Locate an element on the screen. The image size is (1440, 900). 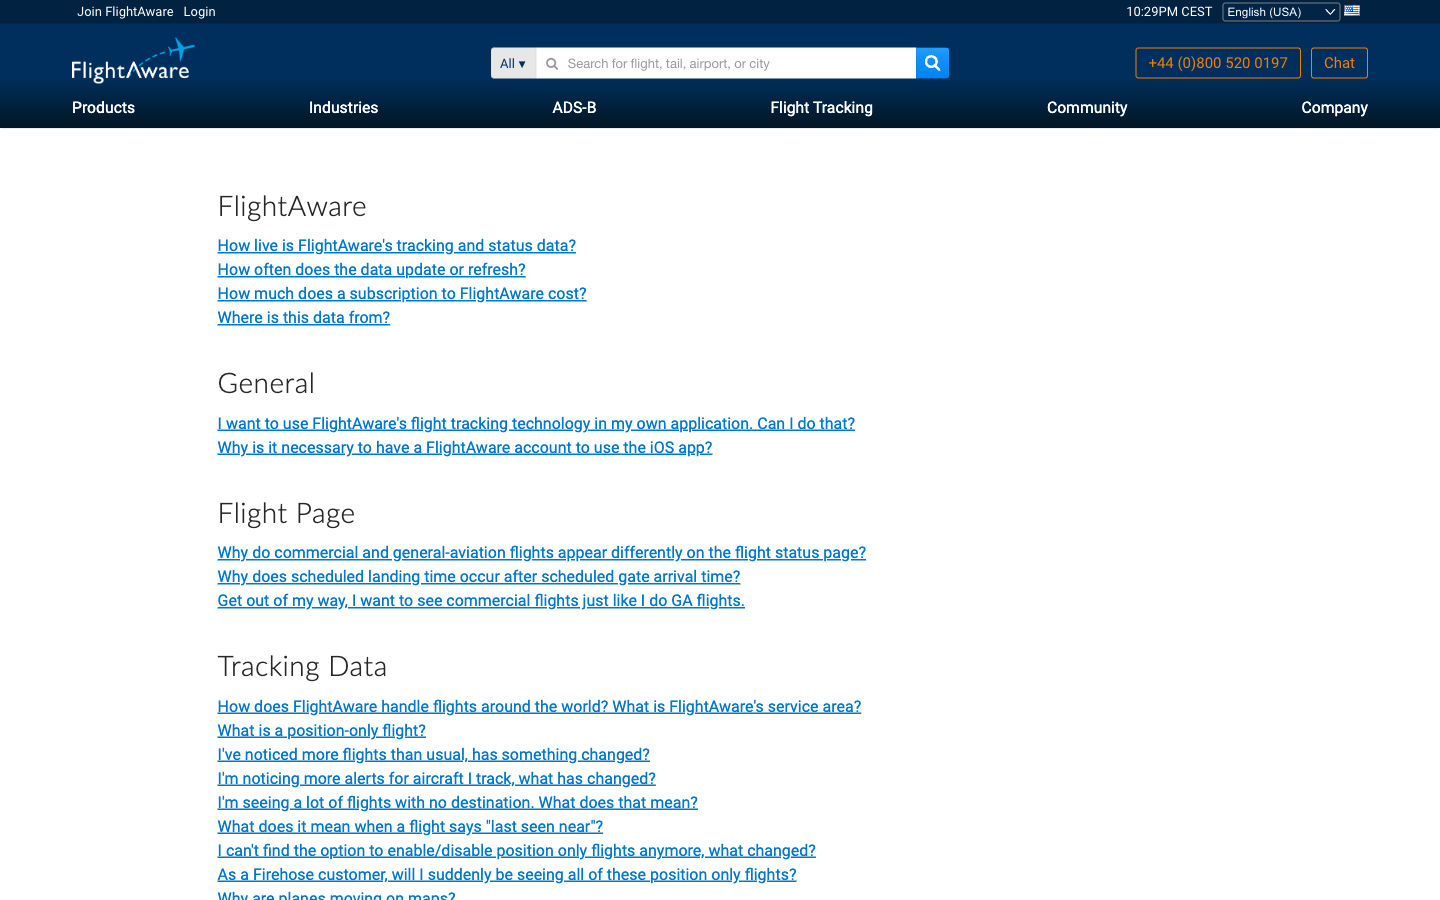
FlightAware"s chat window is located at coordinates (1338, 62).